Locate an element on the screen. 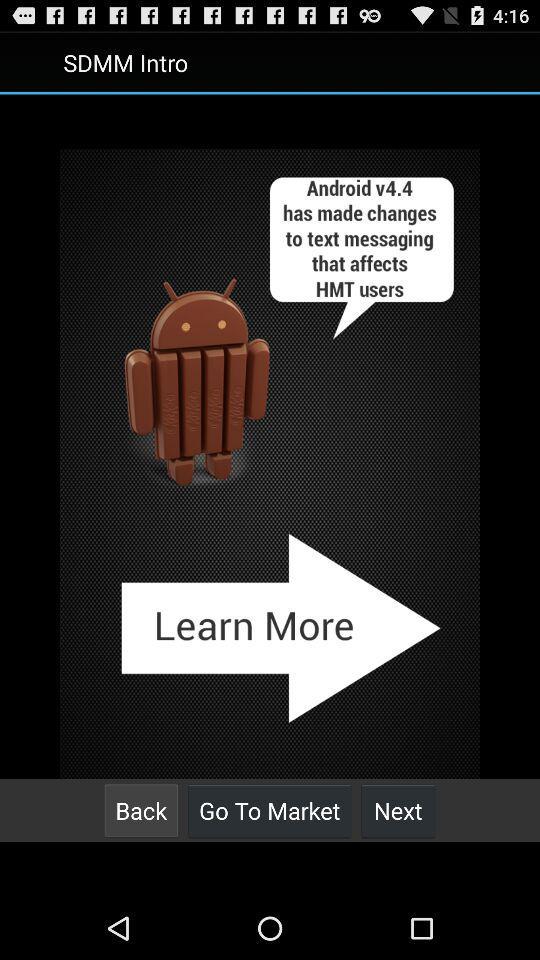  go to market at the bottom is located at coordinates (269, 810).